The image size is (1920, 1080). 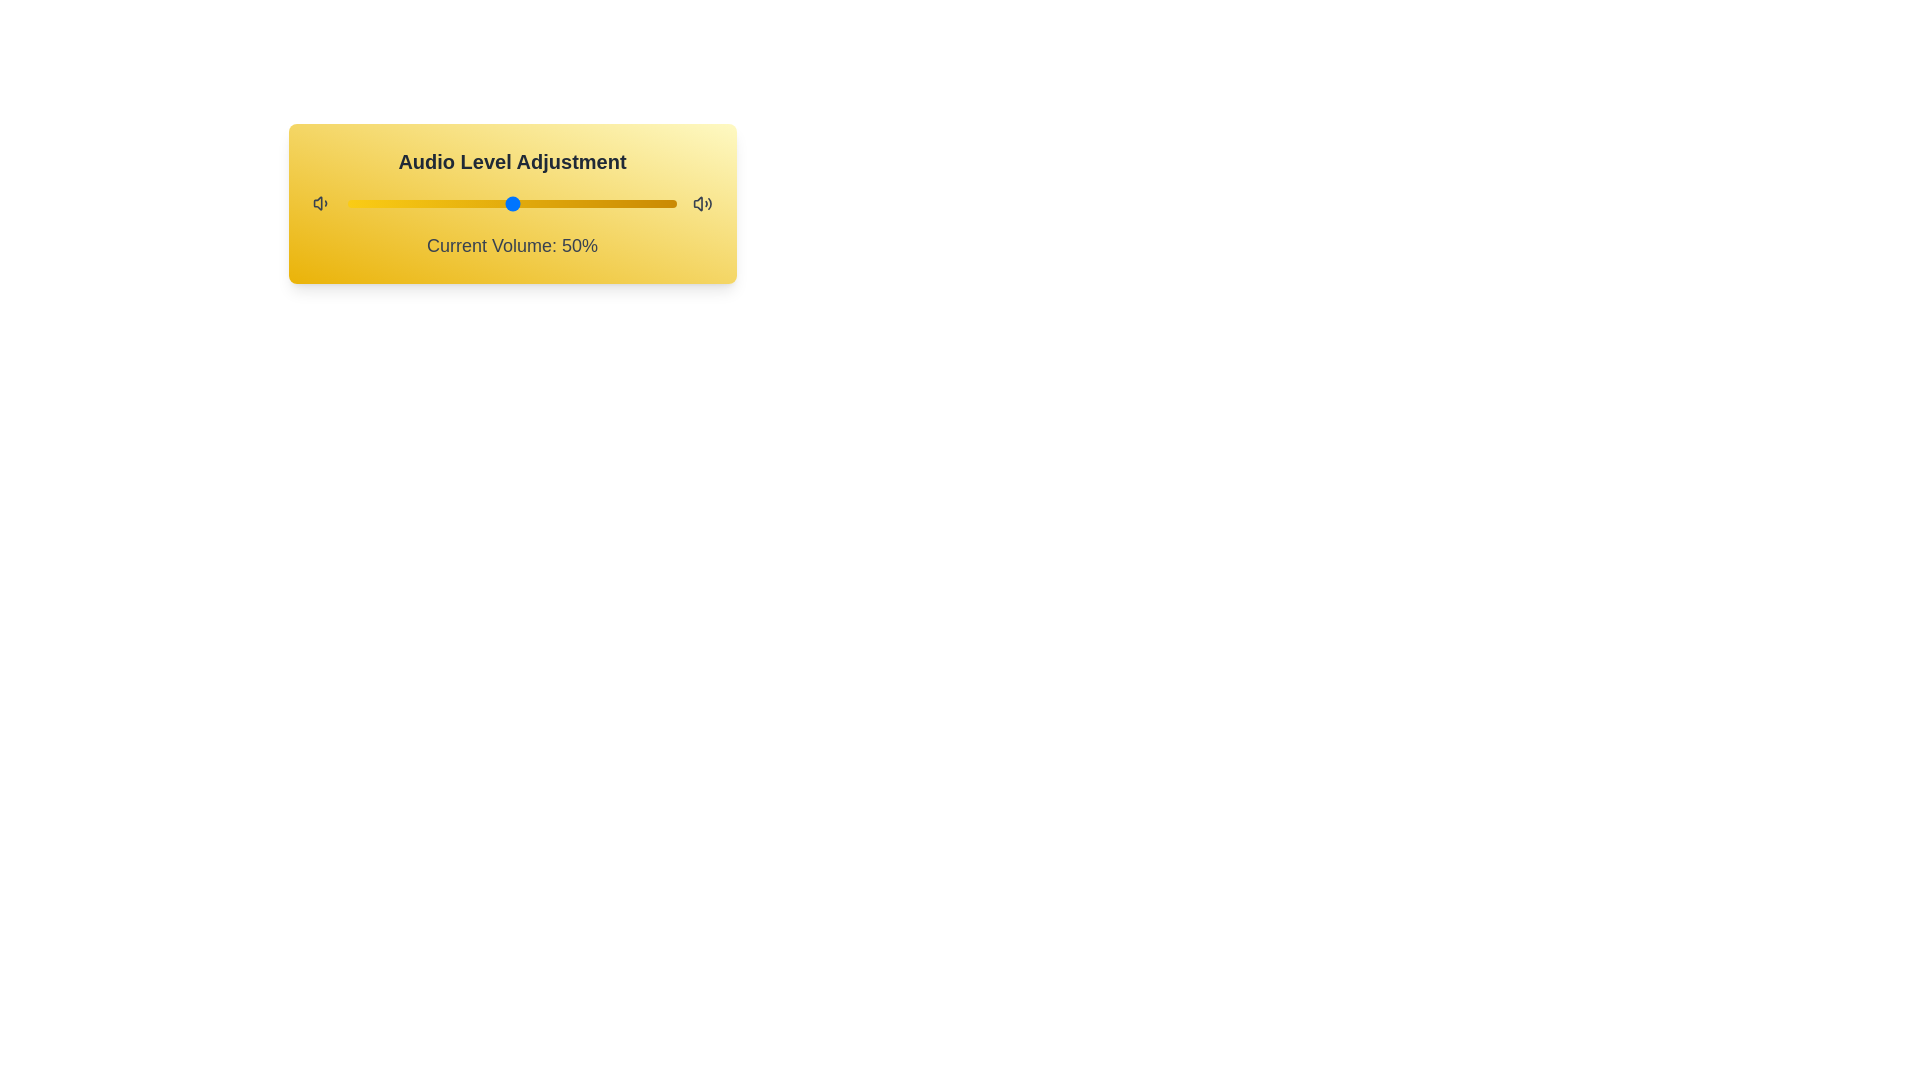 I want to click on the text label that displays the current volume level of the audio interface, located to the right of 'Current Volume:' and near the bottom of the yellow audio adjustment box, so click(x=579, y=245).